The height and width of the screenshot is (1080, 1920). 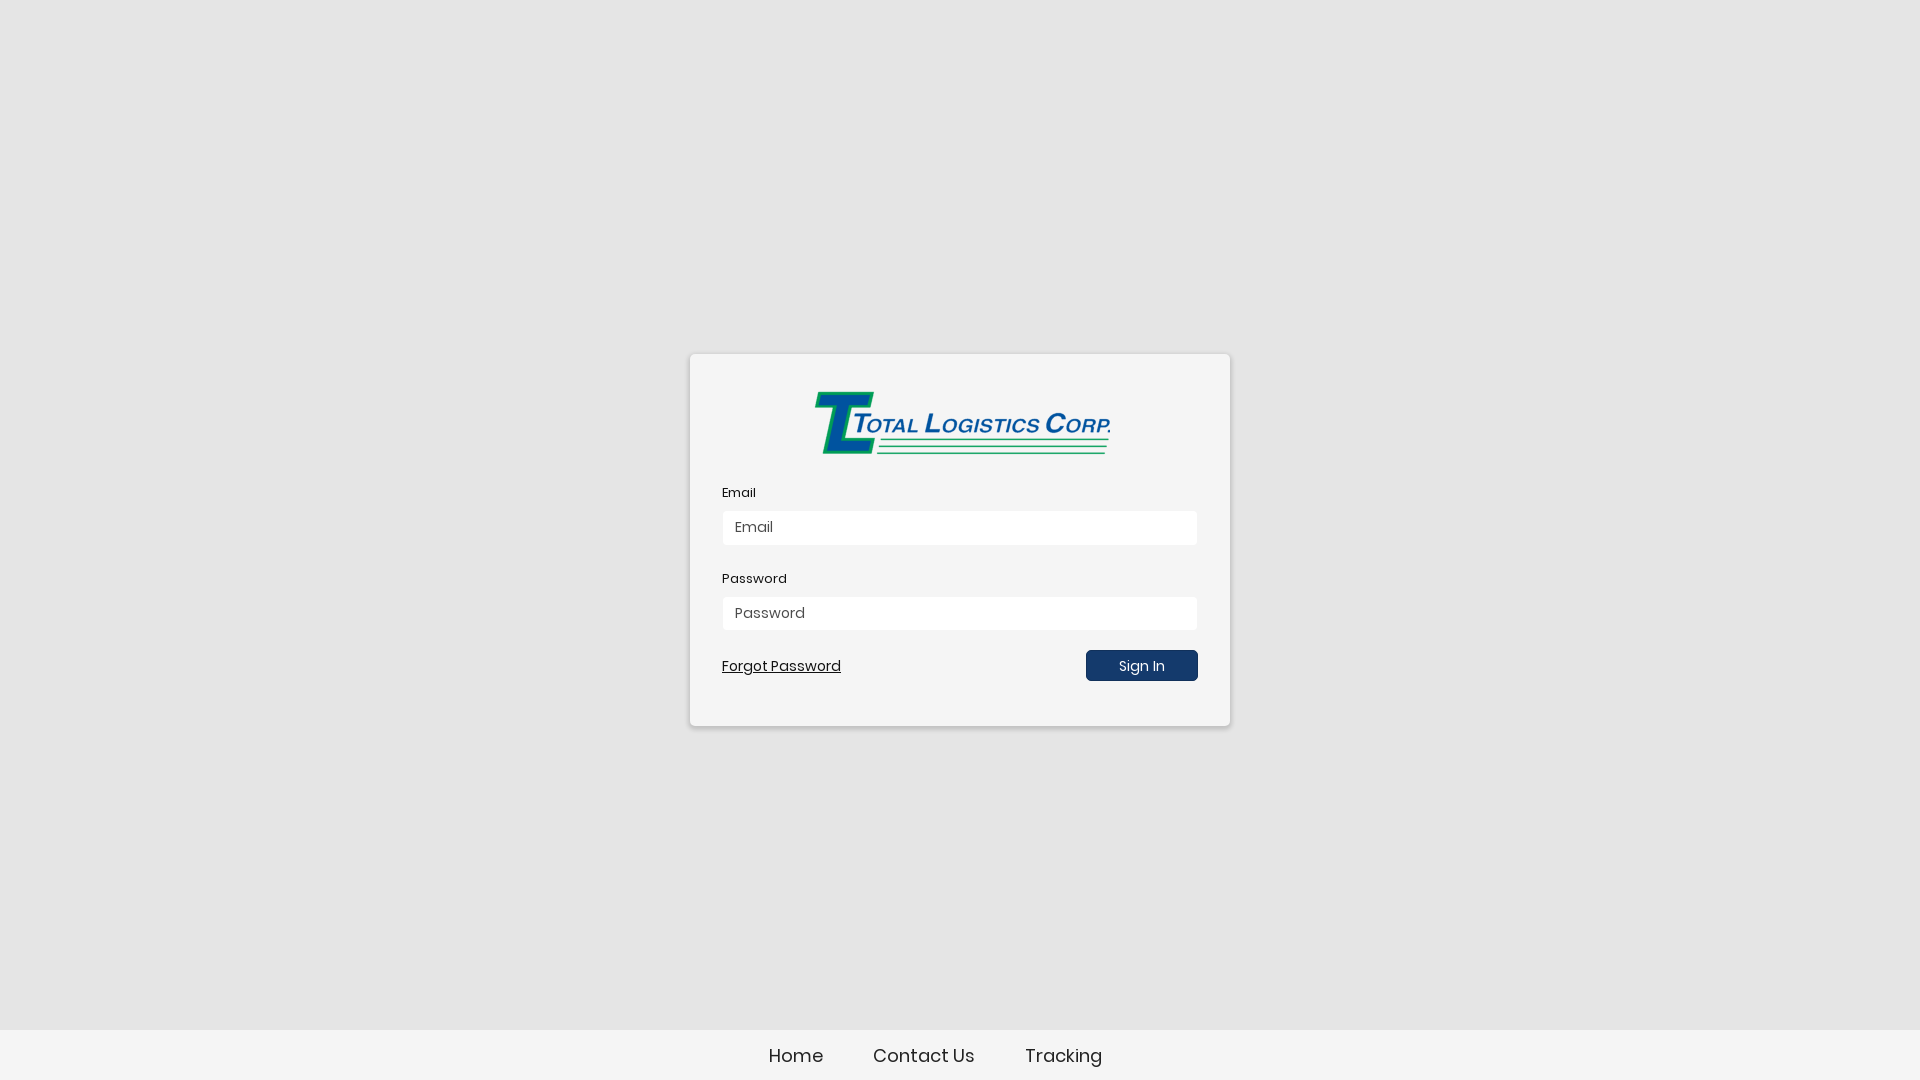 What do you see at coordinates (921, 1054) in the screenshot?
I see `'Contact Us'` at bounding box center [921, 1054].